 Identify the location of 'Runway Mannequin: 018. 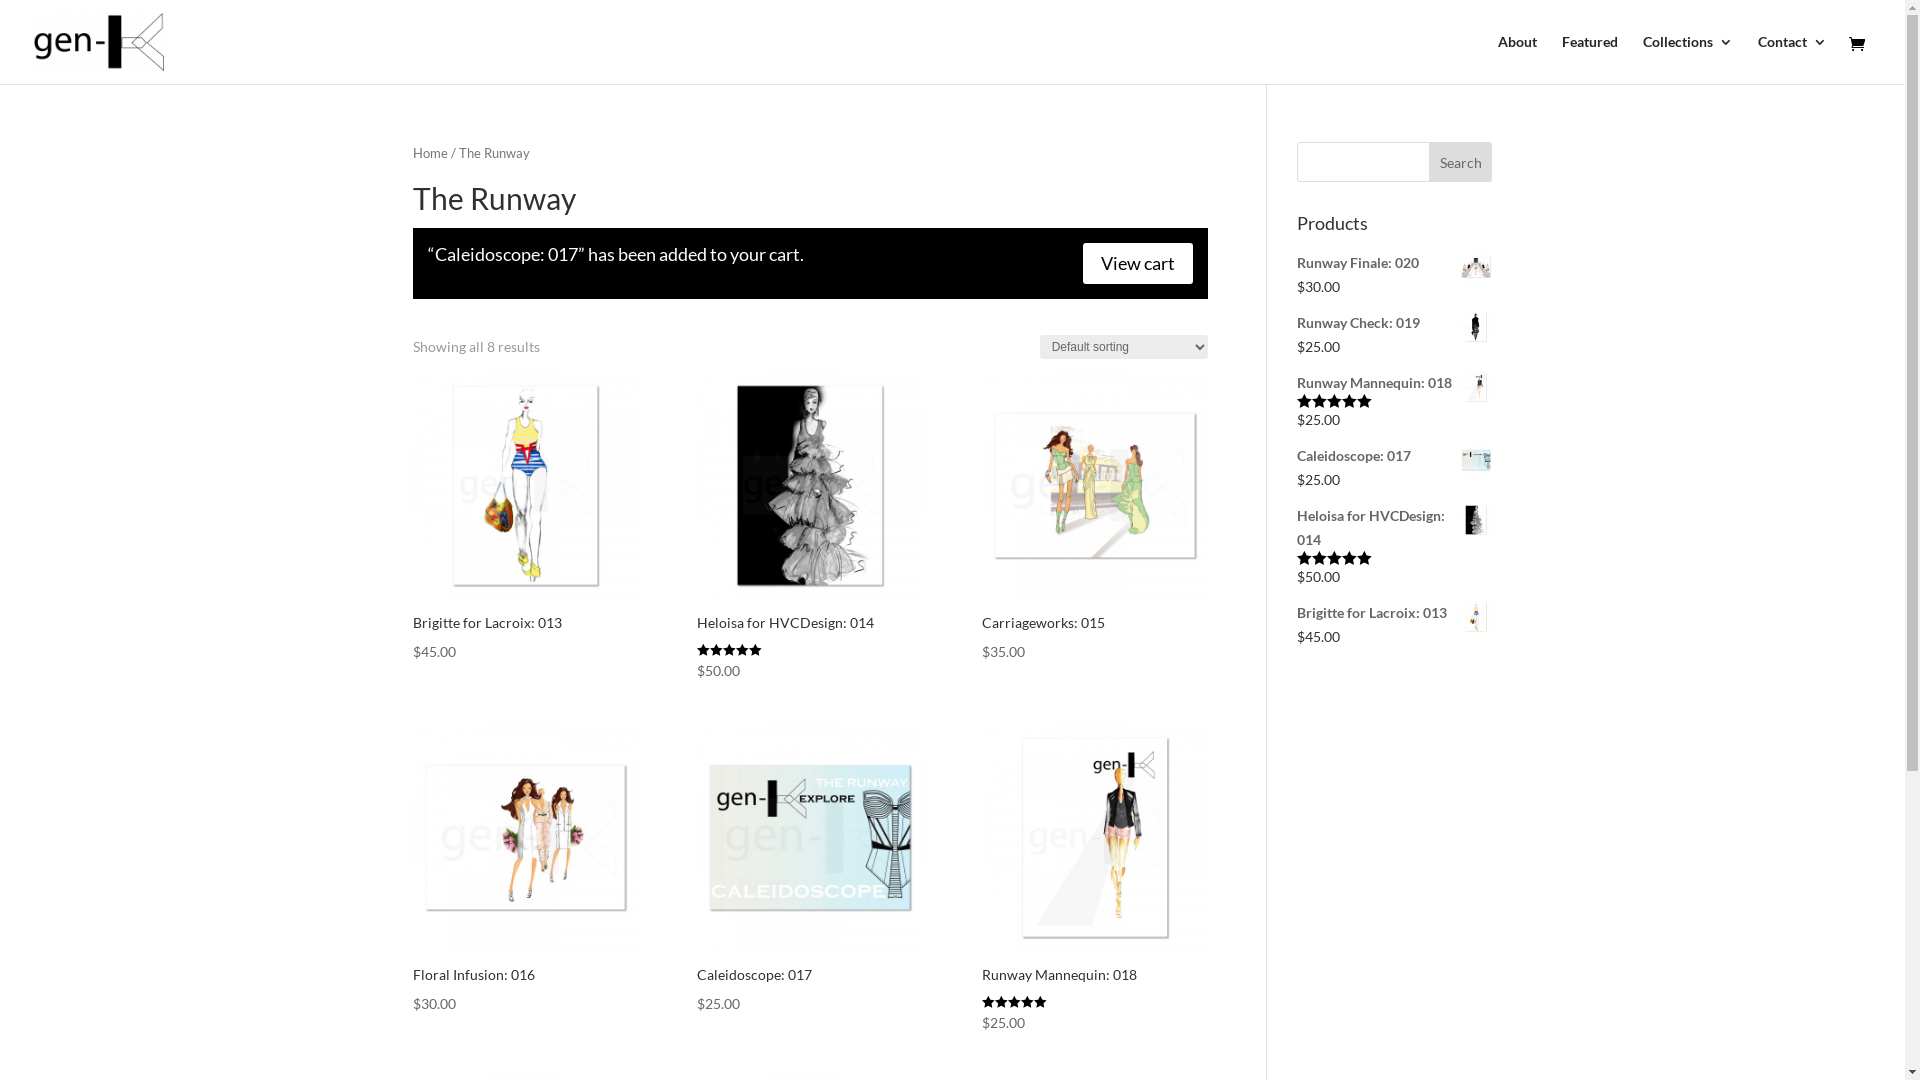
(1093, 878).